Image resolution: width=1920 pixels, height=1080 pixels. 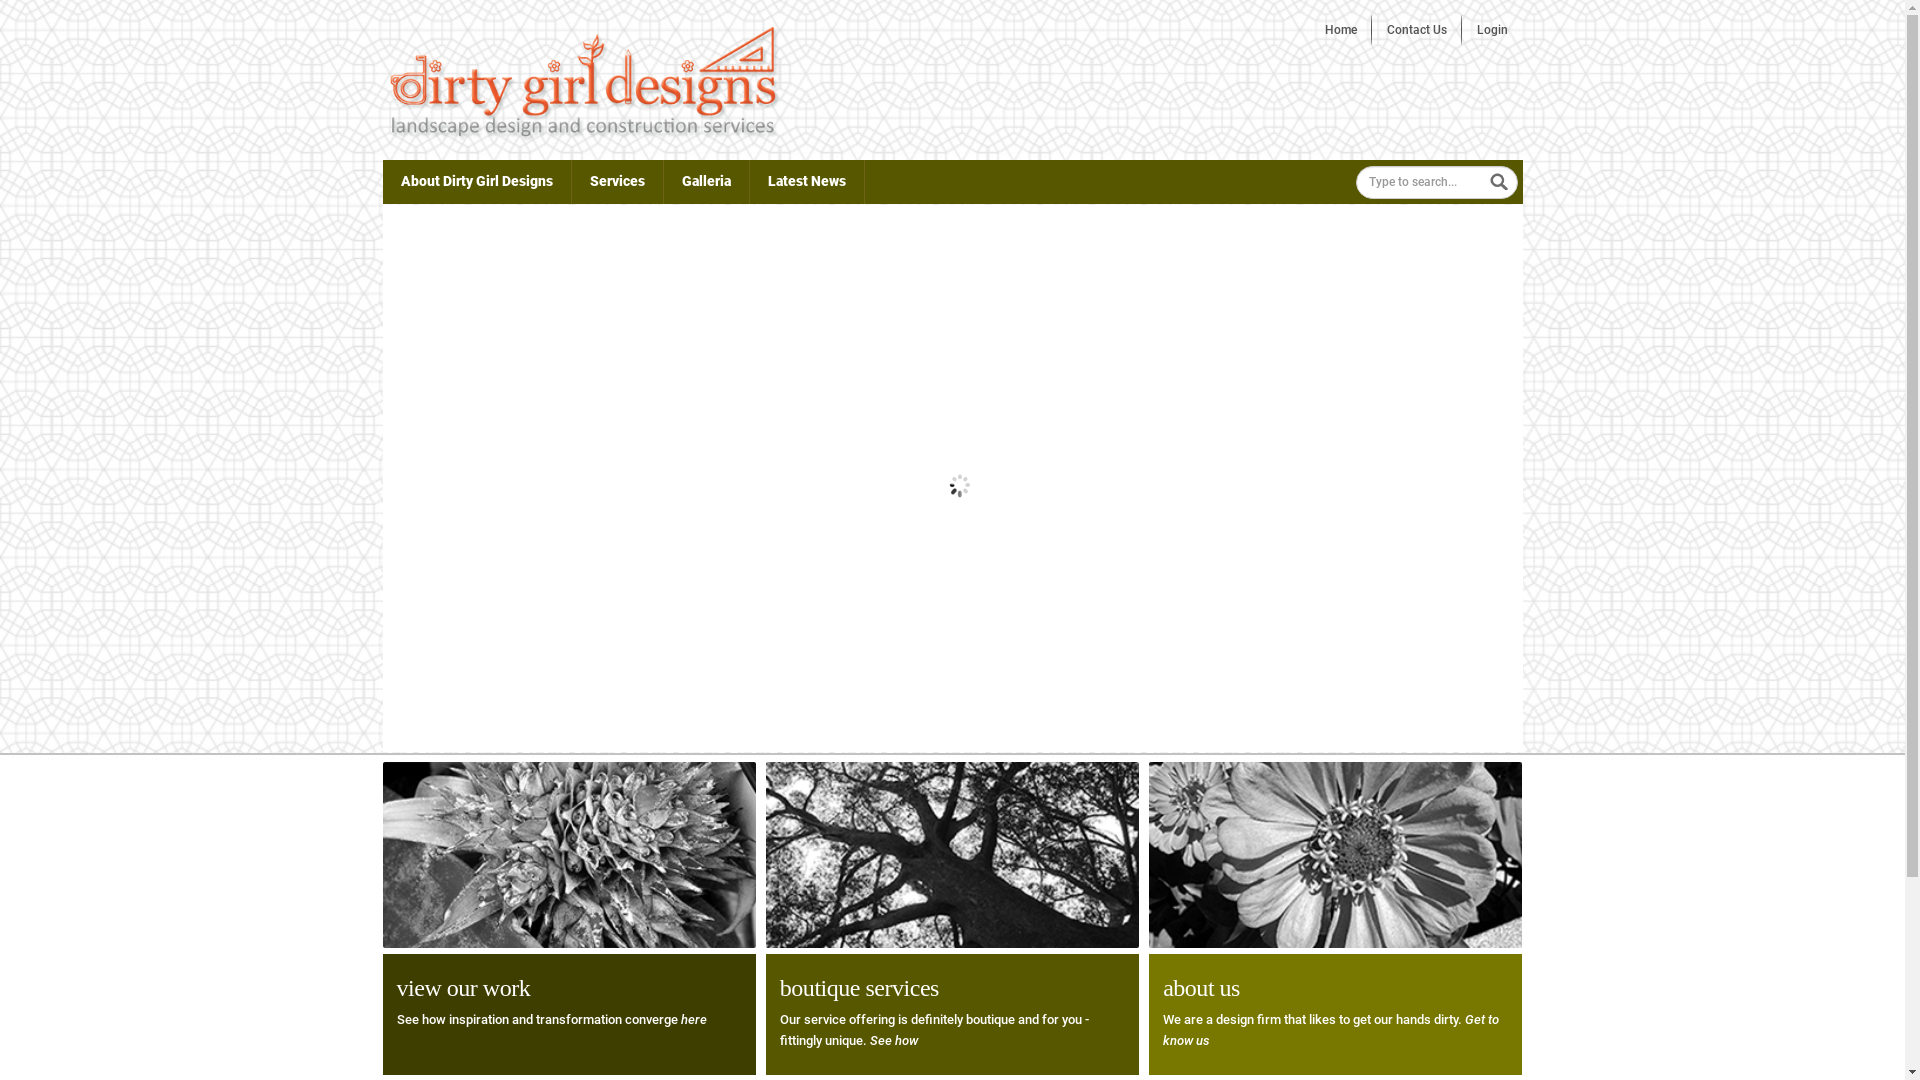 What do you see at coordinates (474, 181) in the screenshot?
I see `'About Dirty Girl Designs'` at bounding box center [474, 181].